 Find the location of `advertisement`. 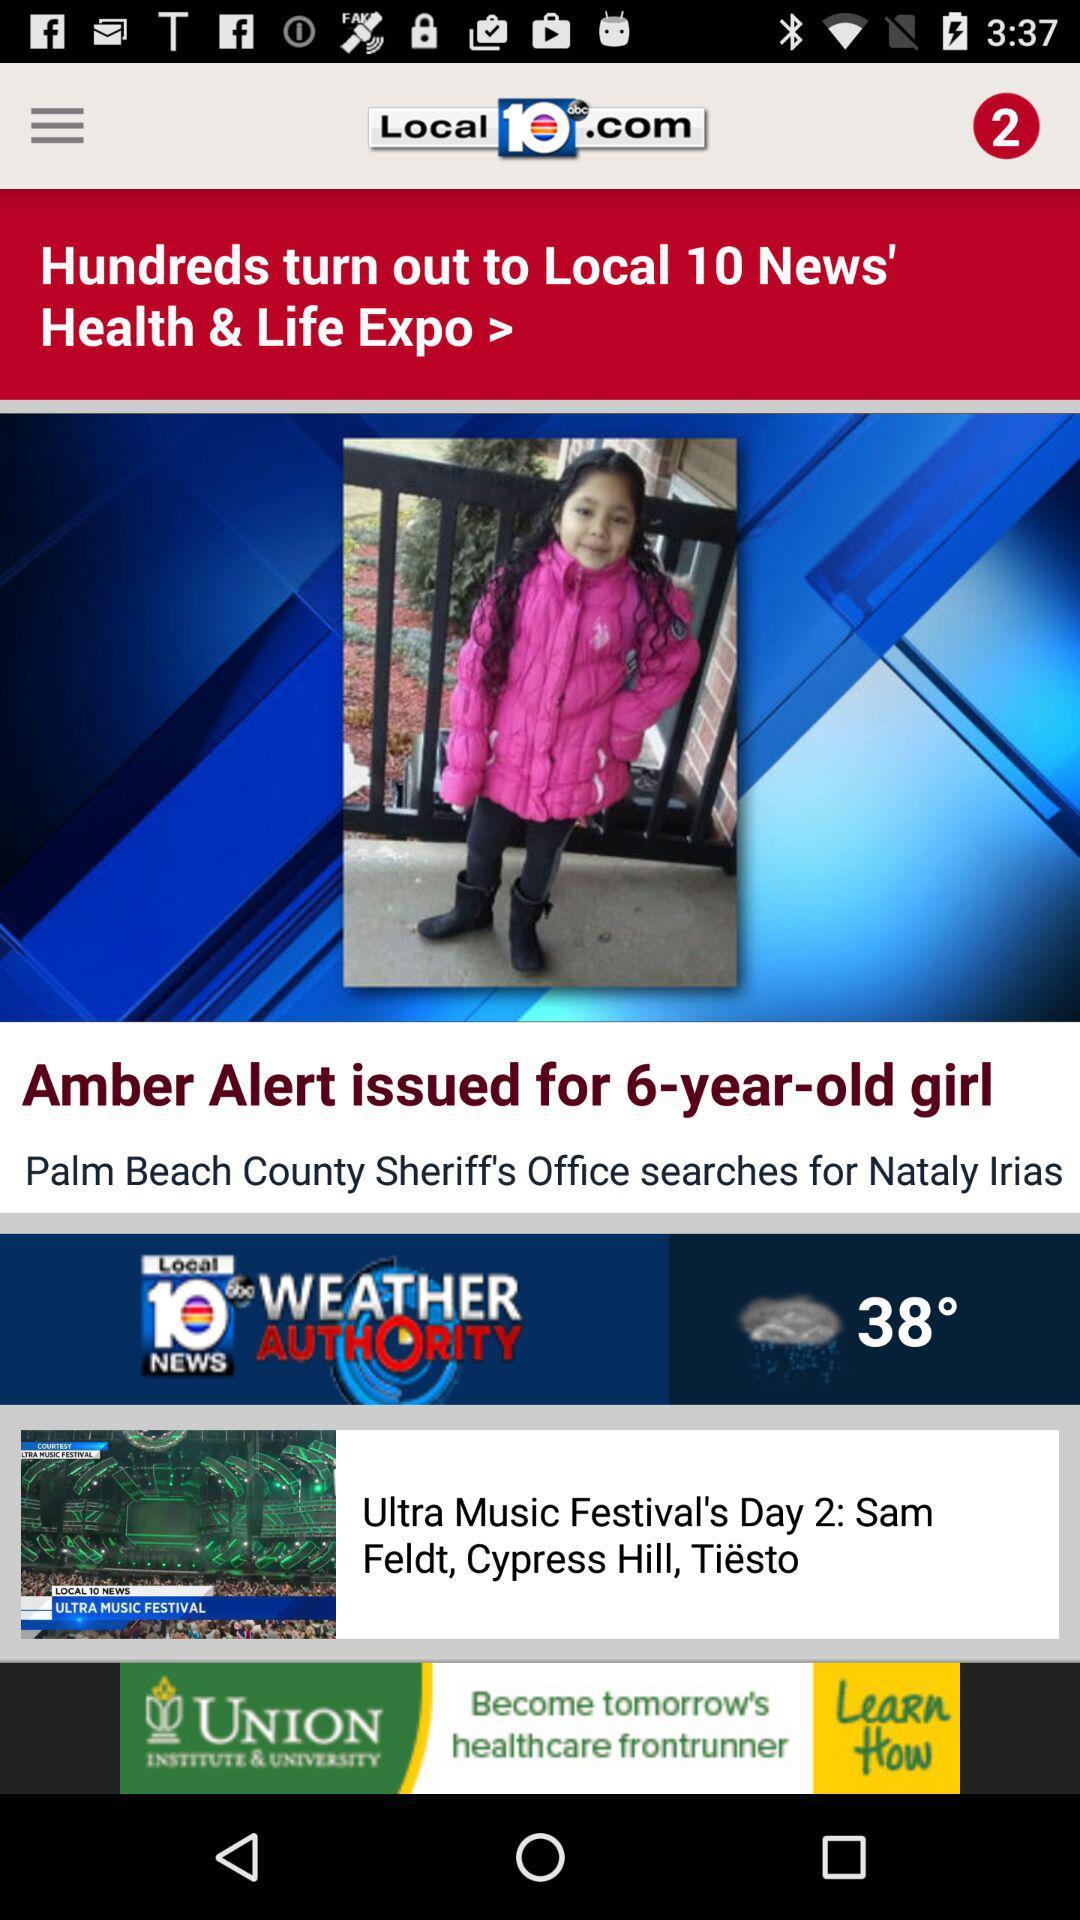

advertisement is located at coordinates (540, 1727).